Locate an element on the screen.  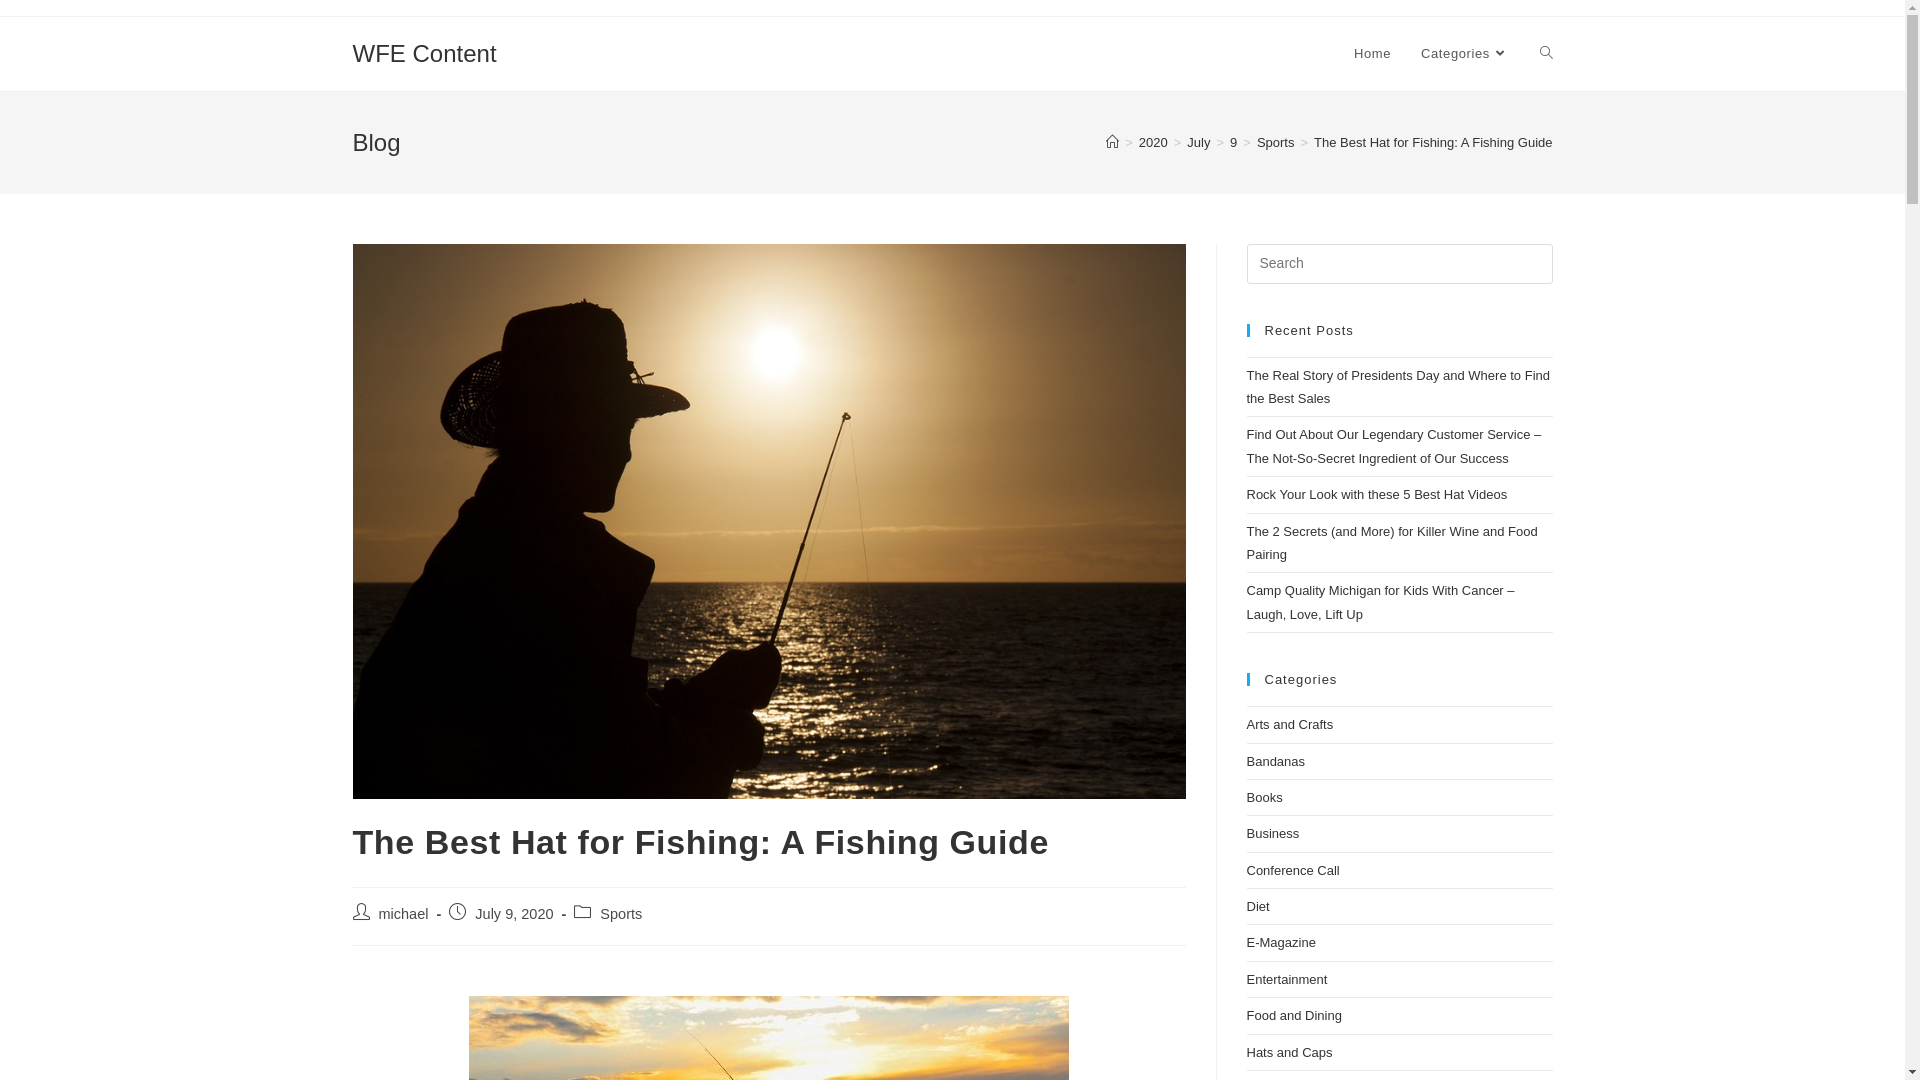
'Food and Dining' is located at coordinates (1293, 1015).